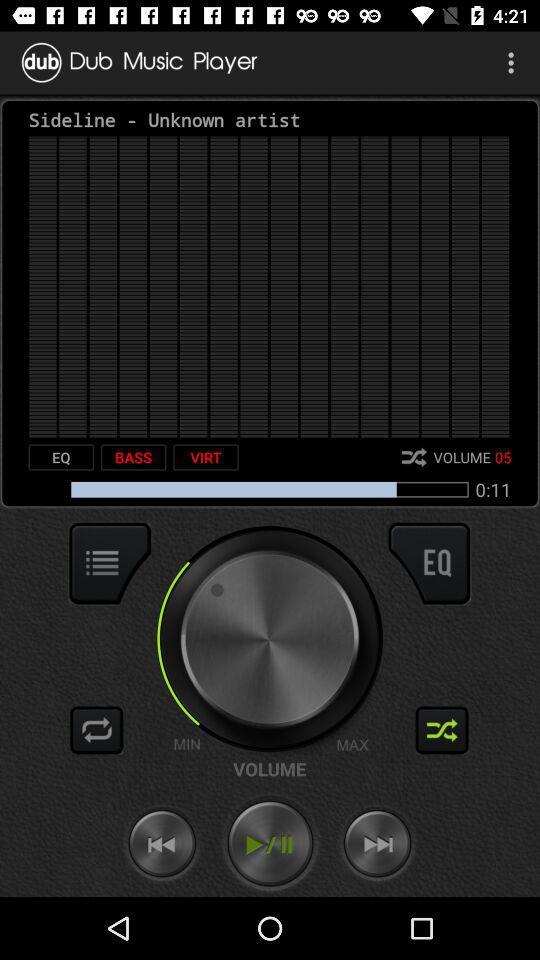  Describe the element at coordinates (205, 457) in the screenshot. I see `the  virt  item` at that location.